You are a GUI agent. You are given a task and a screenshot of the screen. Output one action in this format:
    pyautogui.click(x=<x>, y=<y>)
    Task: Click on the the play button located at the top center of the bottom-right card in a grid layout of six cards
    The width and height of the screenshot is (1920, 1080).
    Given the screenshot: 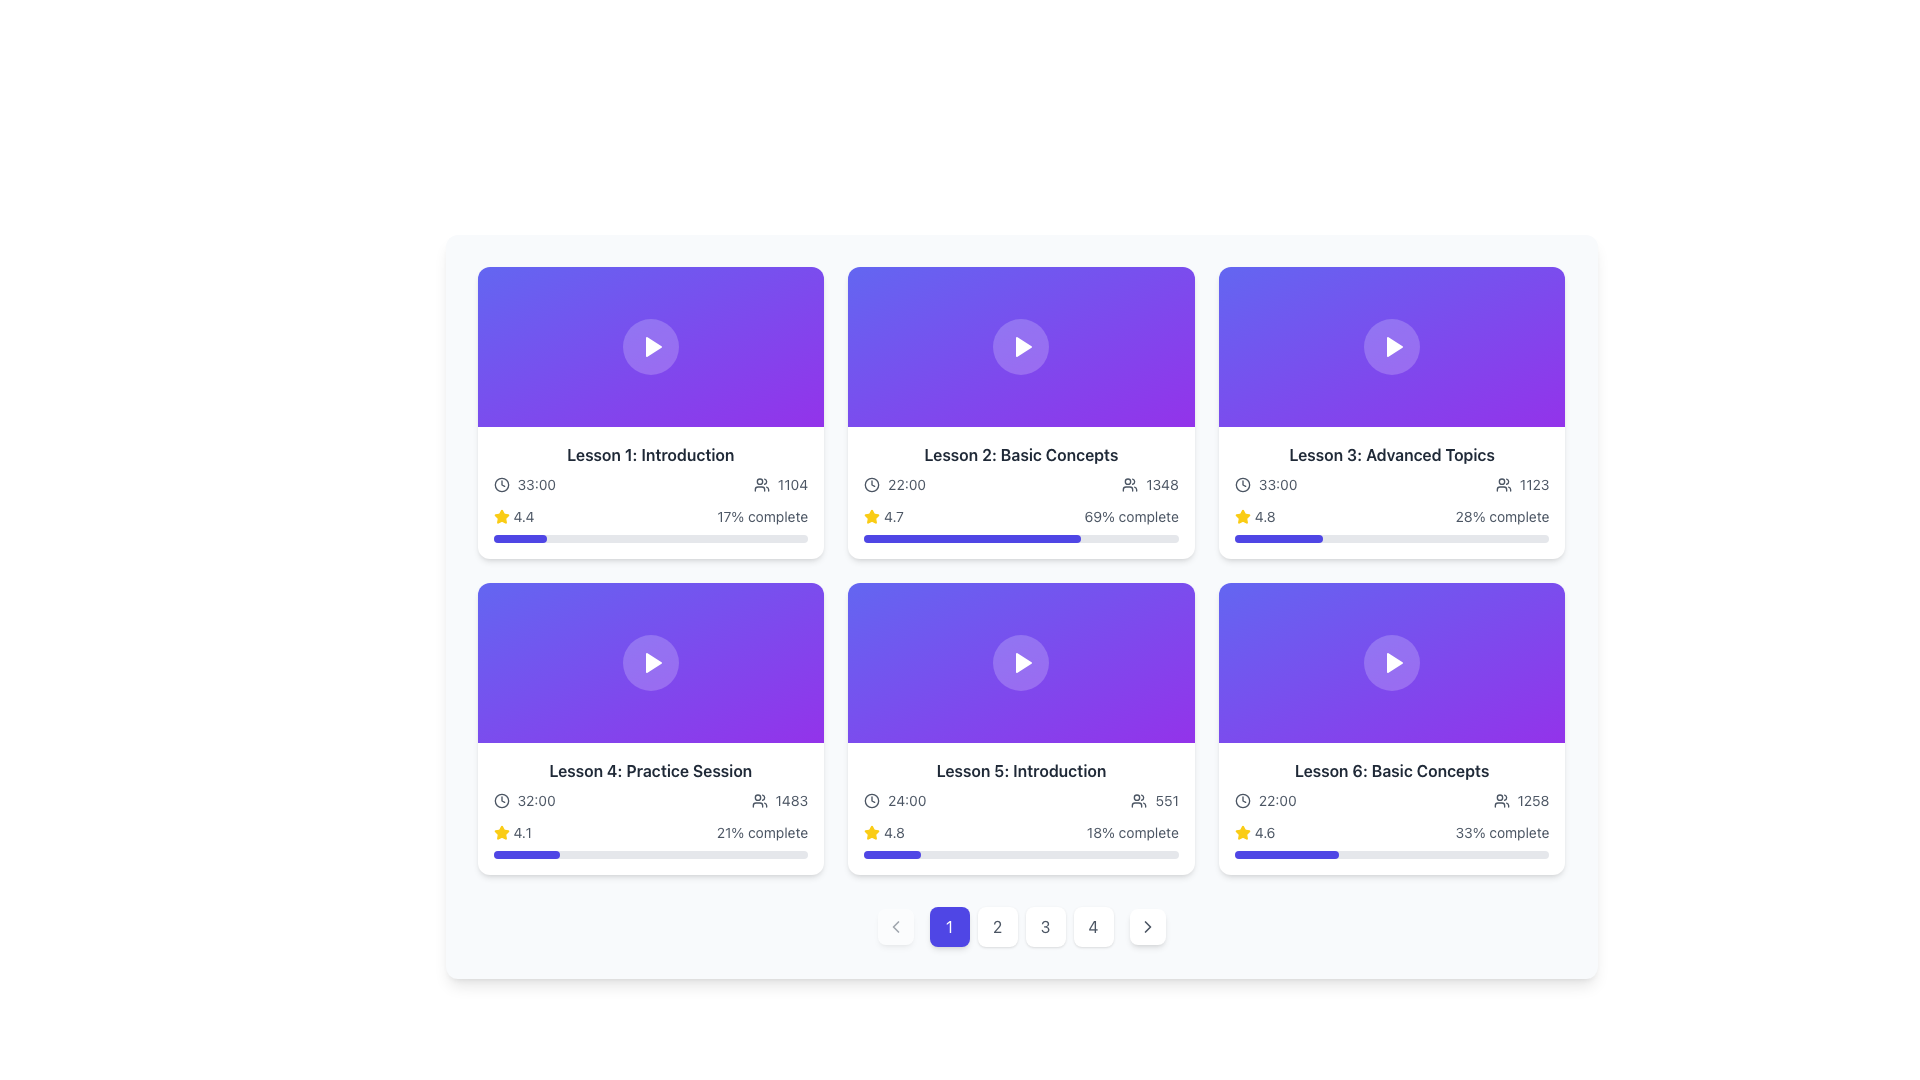 What is the action you would take?
    pyautogui.click(x=1393, y=663)
    